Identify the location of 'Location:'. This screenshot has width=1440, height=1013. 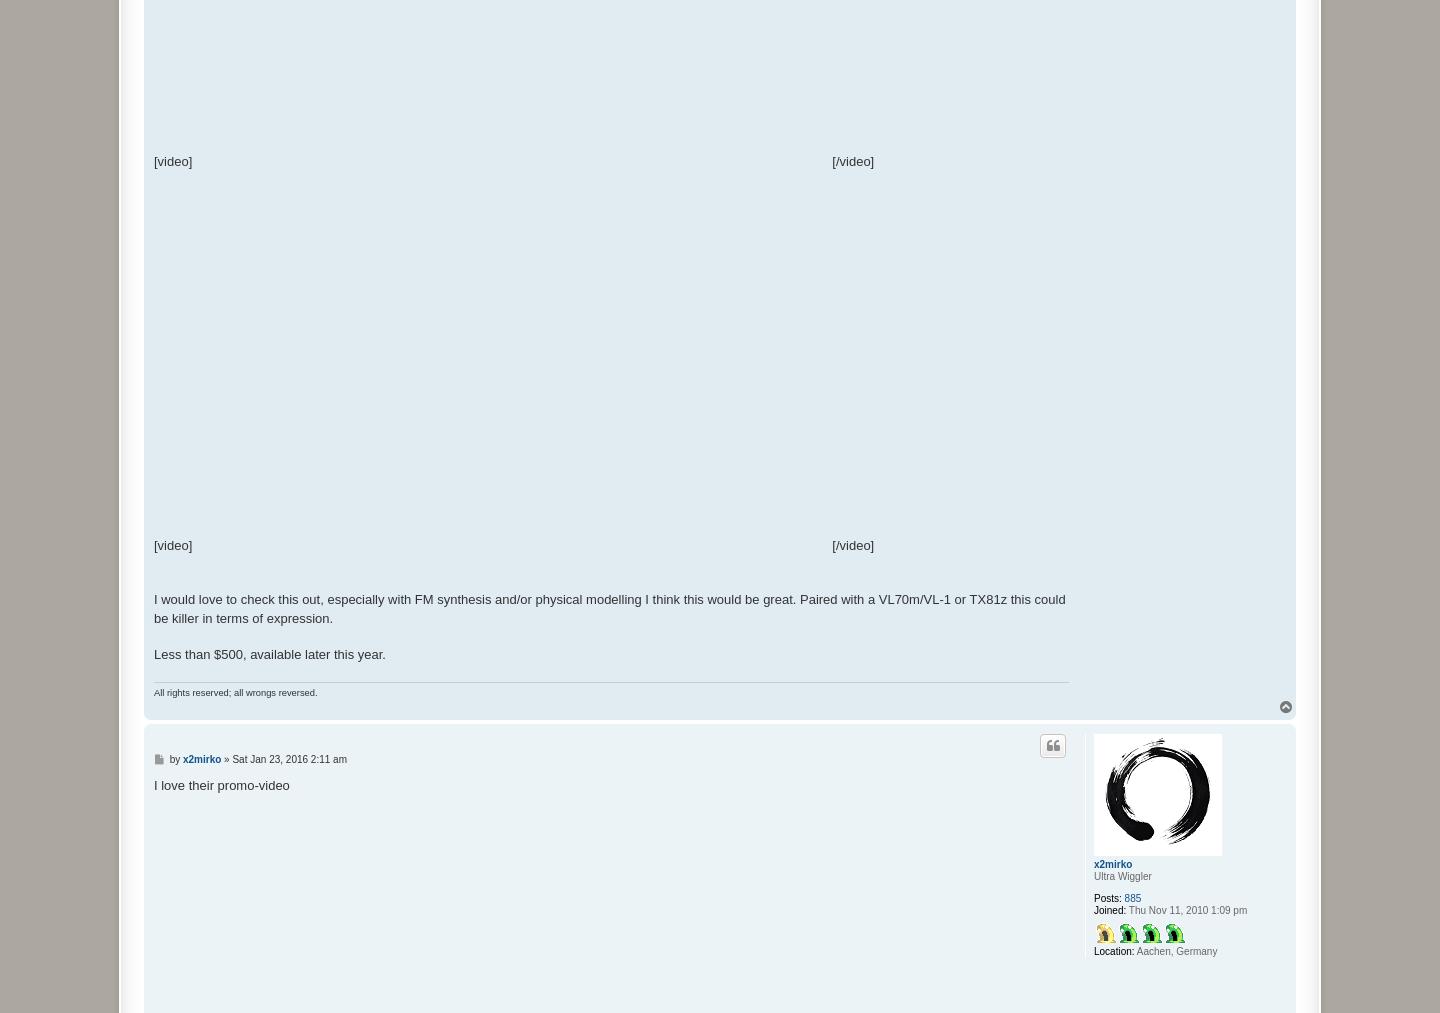
(1112, 951).